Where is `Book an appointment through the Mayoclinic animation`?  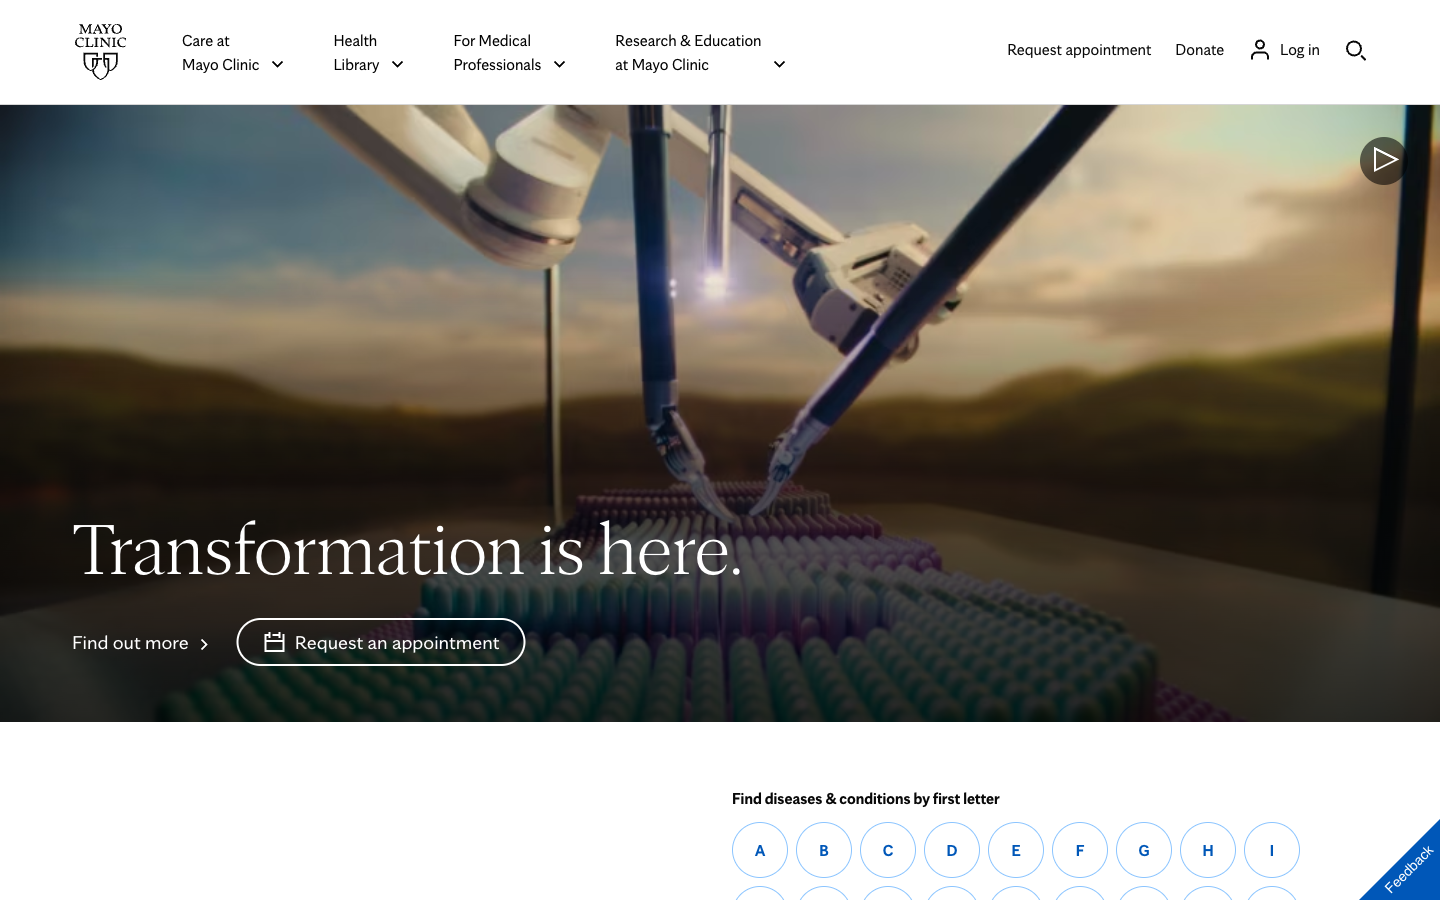 Book an appointment through the Mayoclinic animation is located at coordinates (380, 641).